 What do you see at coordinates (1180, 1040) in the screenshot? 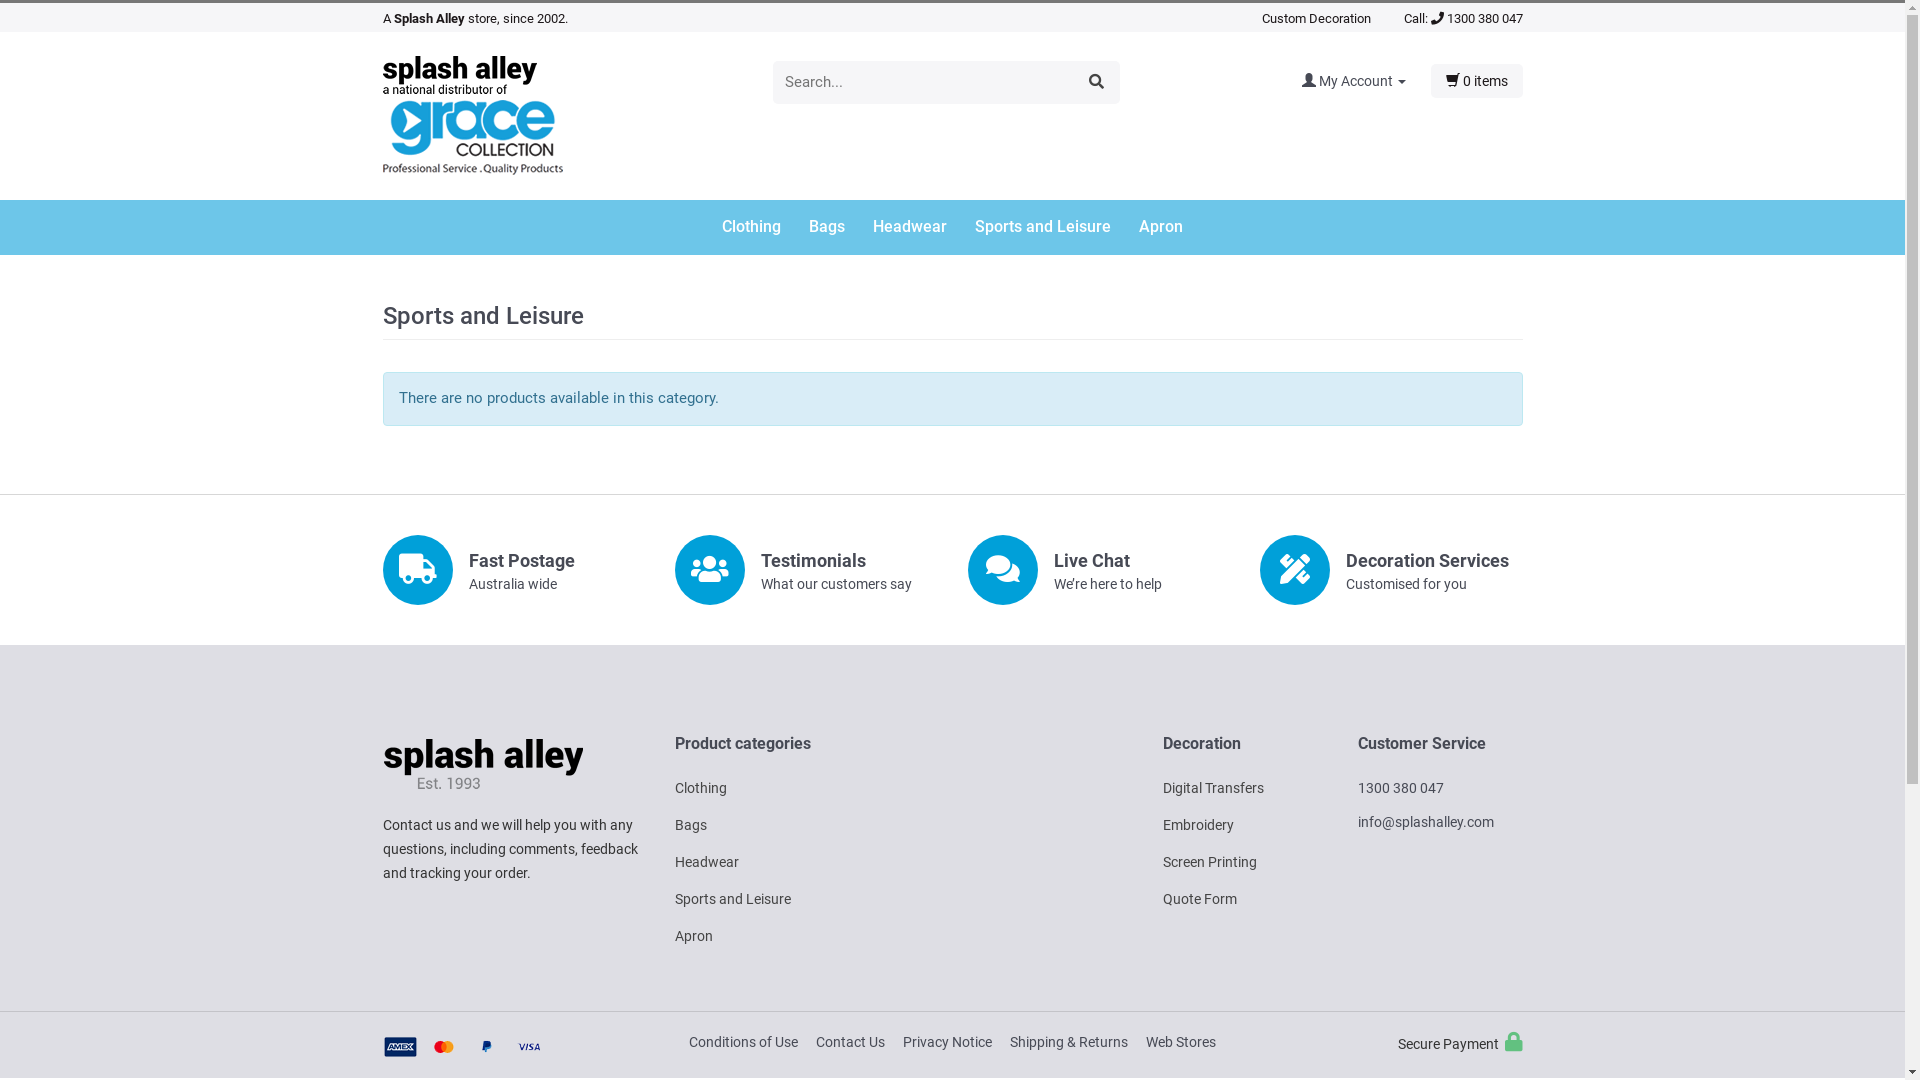
I see `'Web Stores'` at bounding box center [1180, 1040].